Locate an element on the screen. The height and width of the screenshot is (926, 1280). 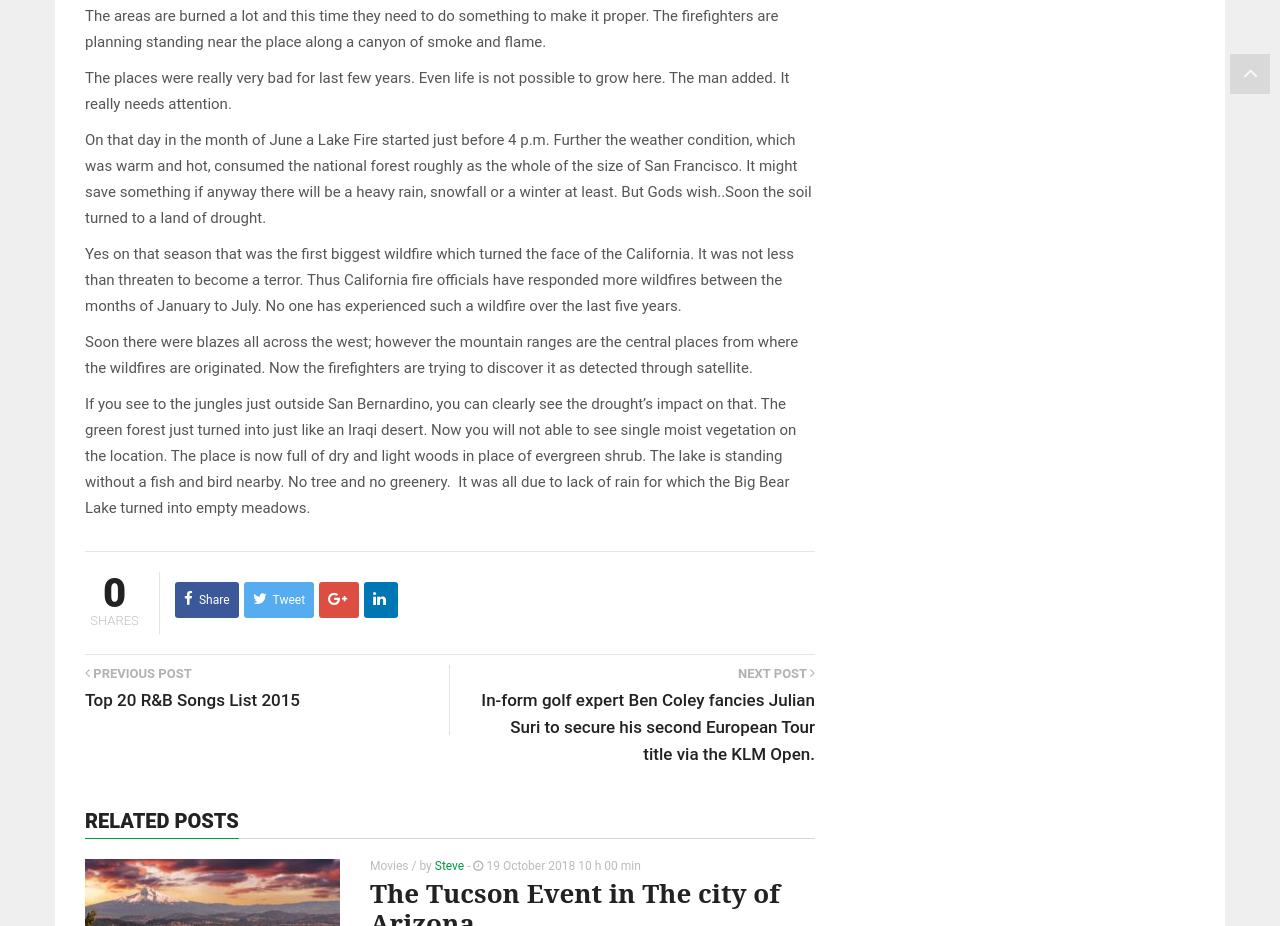
'In-form golf expert Ben Coley fancies Julian Suri to secure his second European Tour title via the KLM Open.' is located at coordinates (647, 727).